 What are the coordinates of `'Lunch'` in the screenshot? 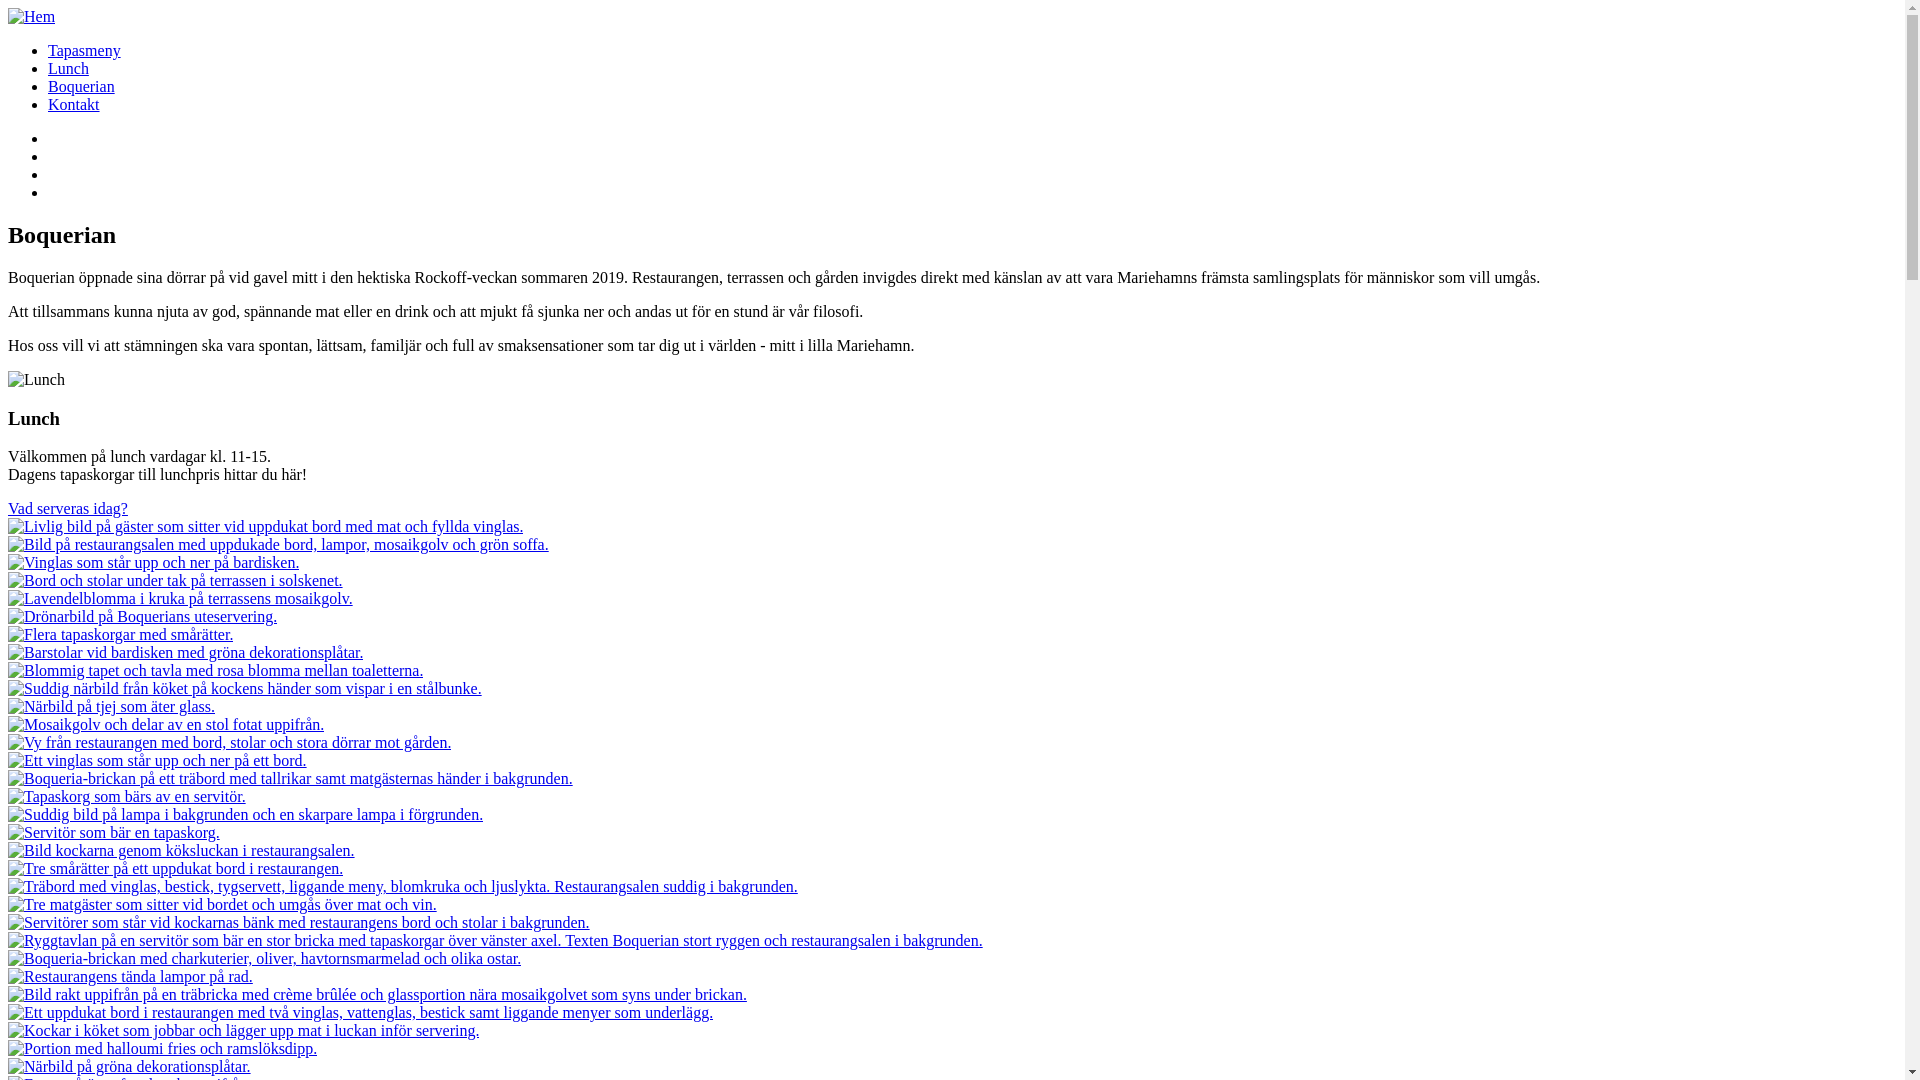 It's located at (68, 67).